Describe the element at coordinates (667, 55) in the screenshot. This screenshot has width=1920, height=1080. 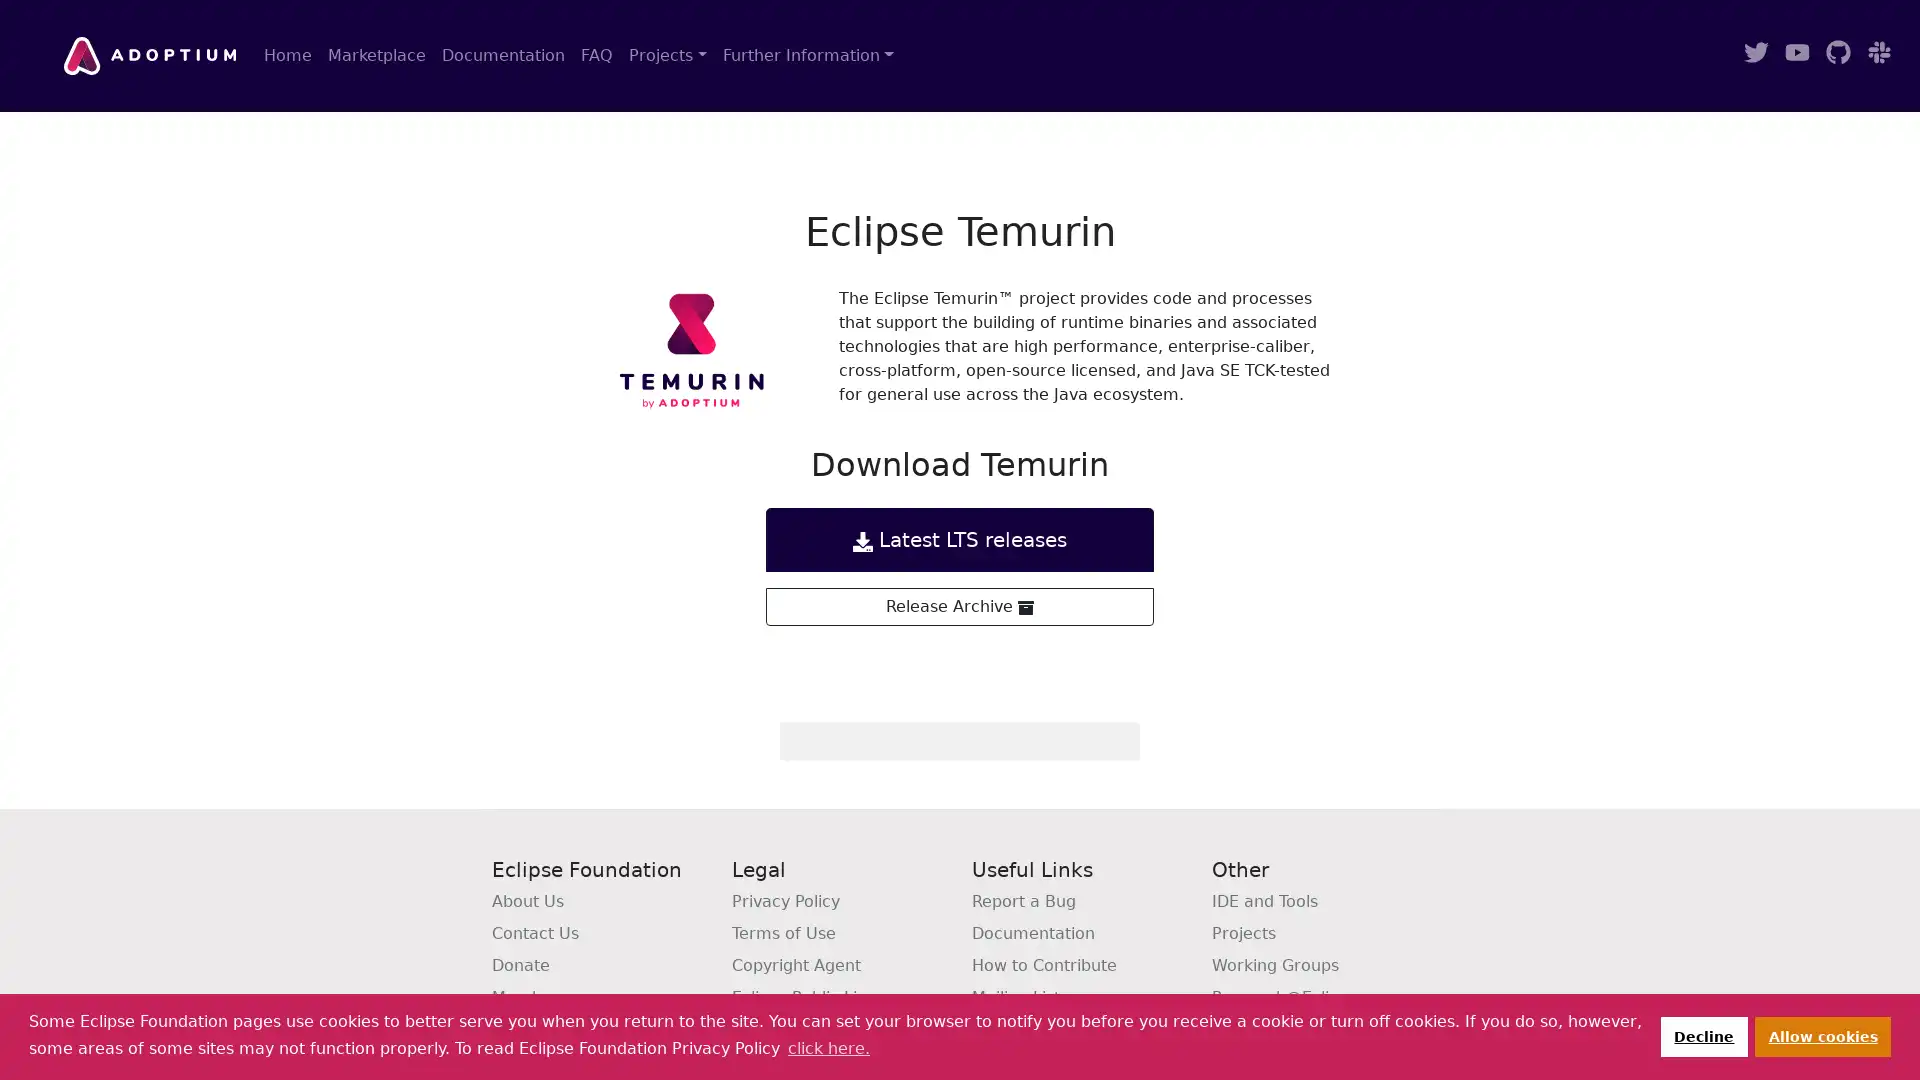
I see `Projects` at that location.